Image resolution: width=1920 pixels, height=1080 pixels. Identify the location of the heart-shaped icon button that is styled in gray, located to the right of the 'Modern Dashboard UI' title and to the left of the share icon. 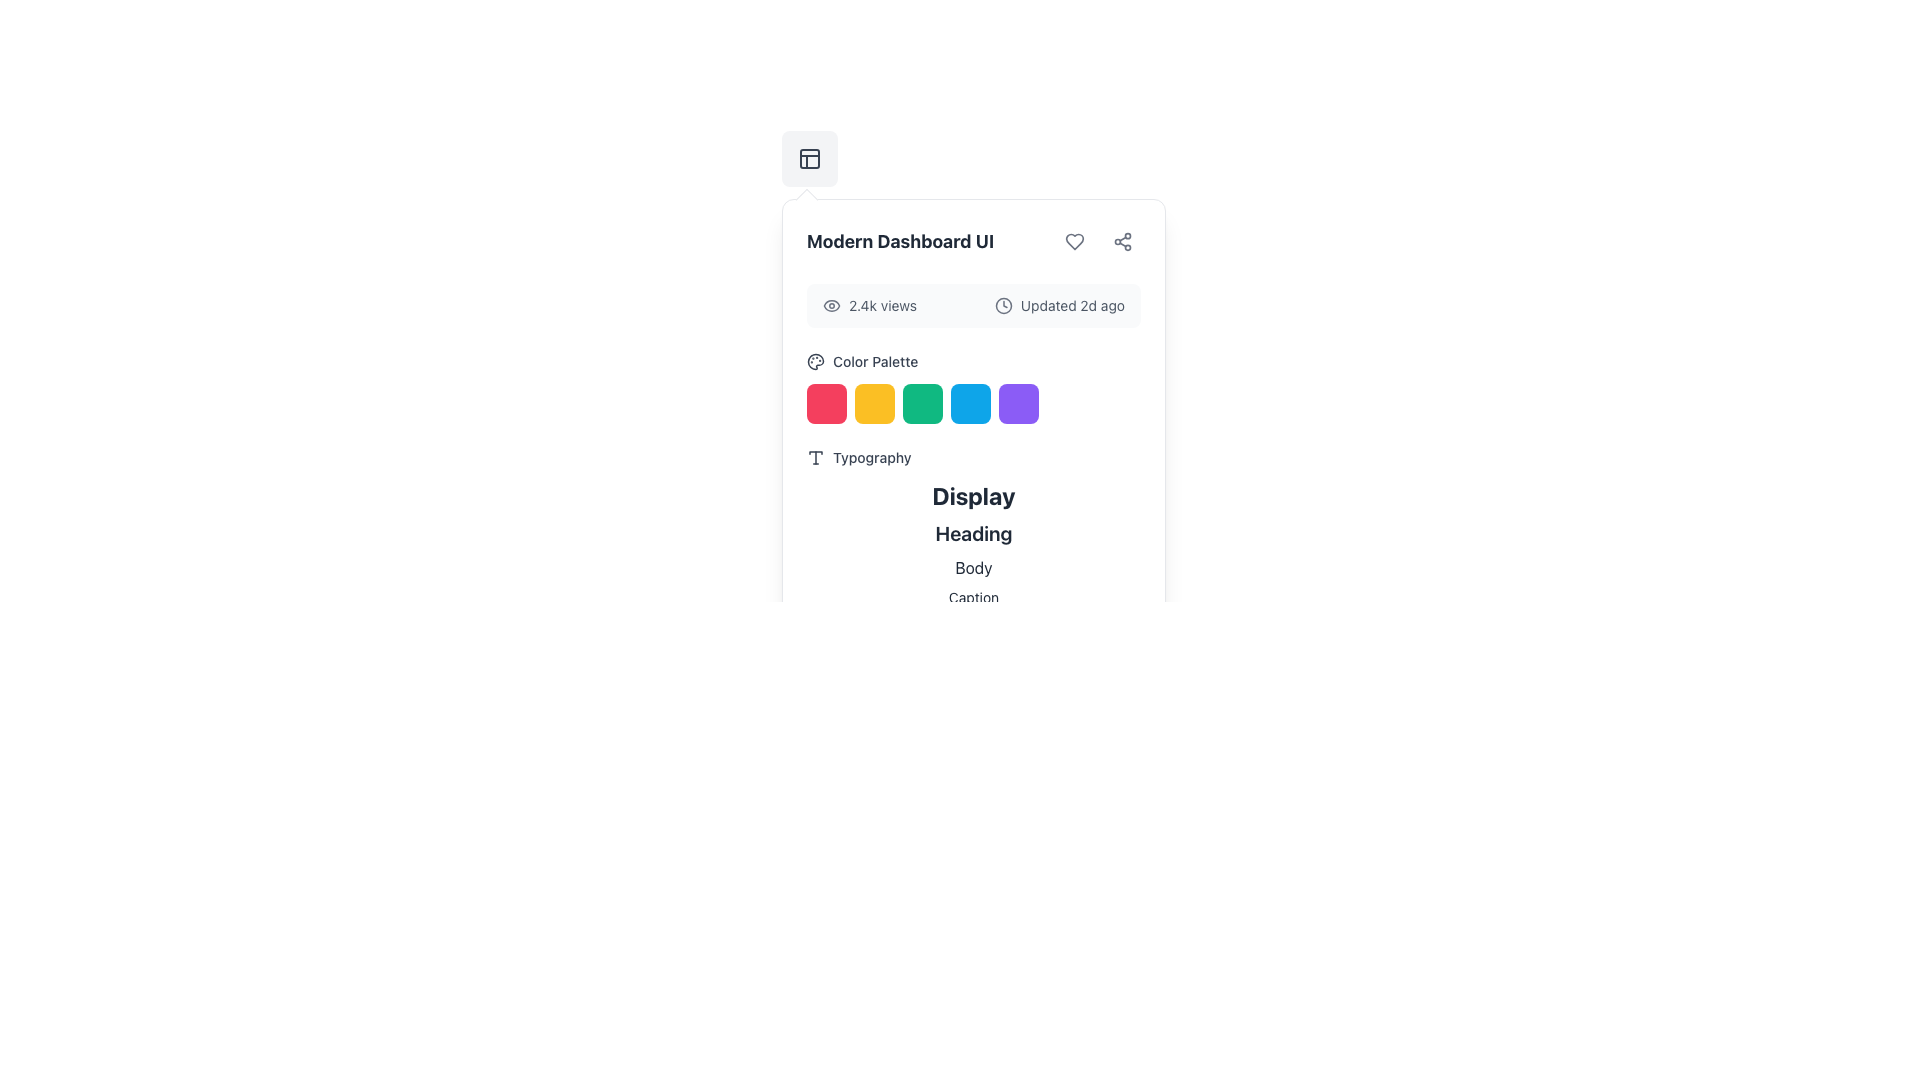
(1074, 241).